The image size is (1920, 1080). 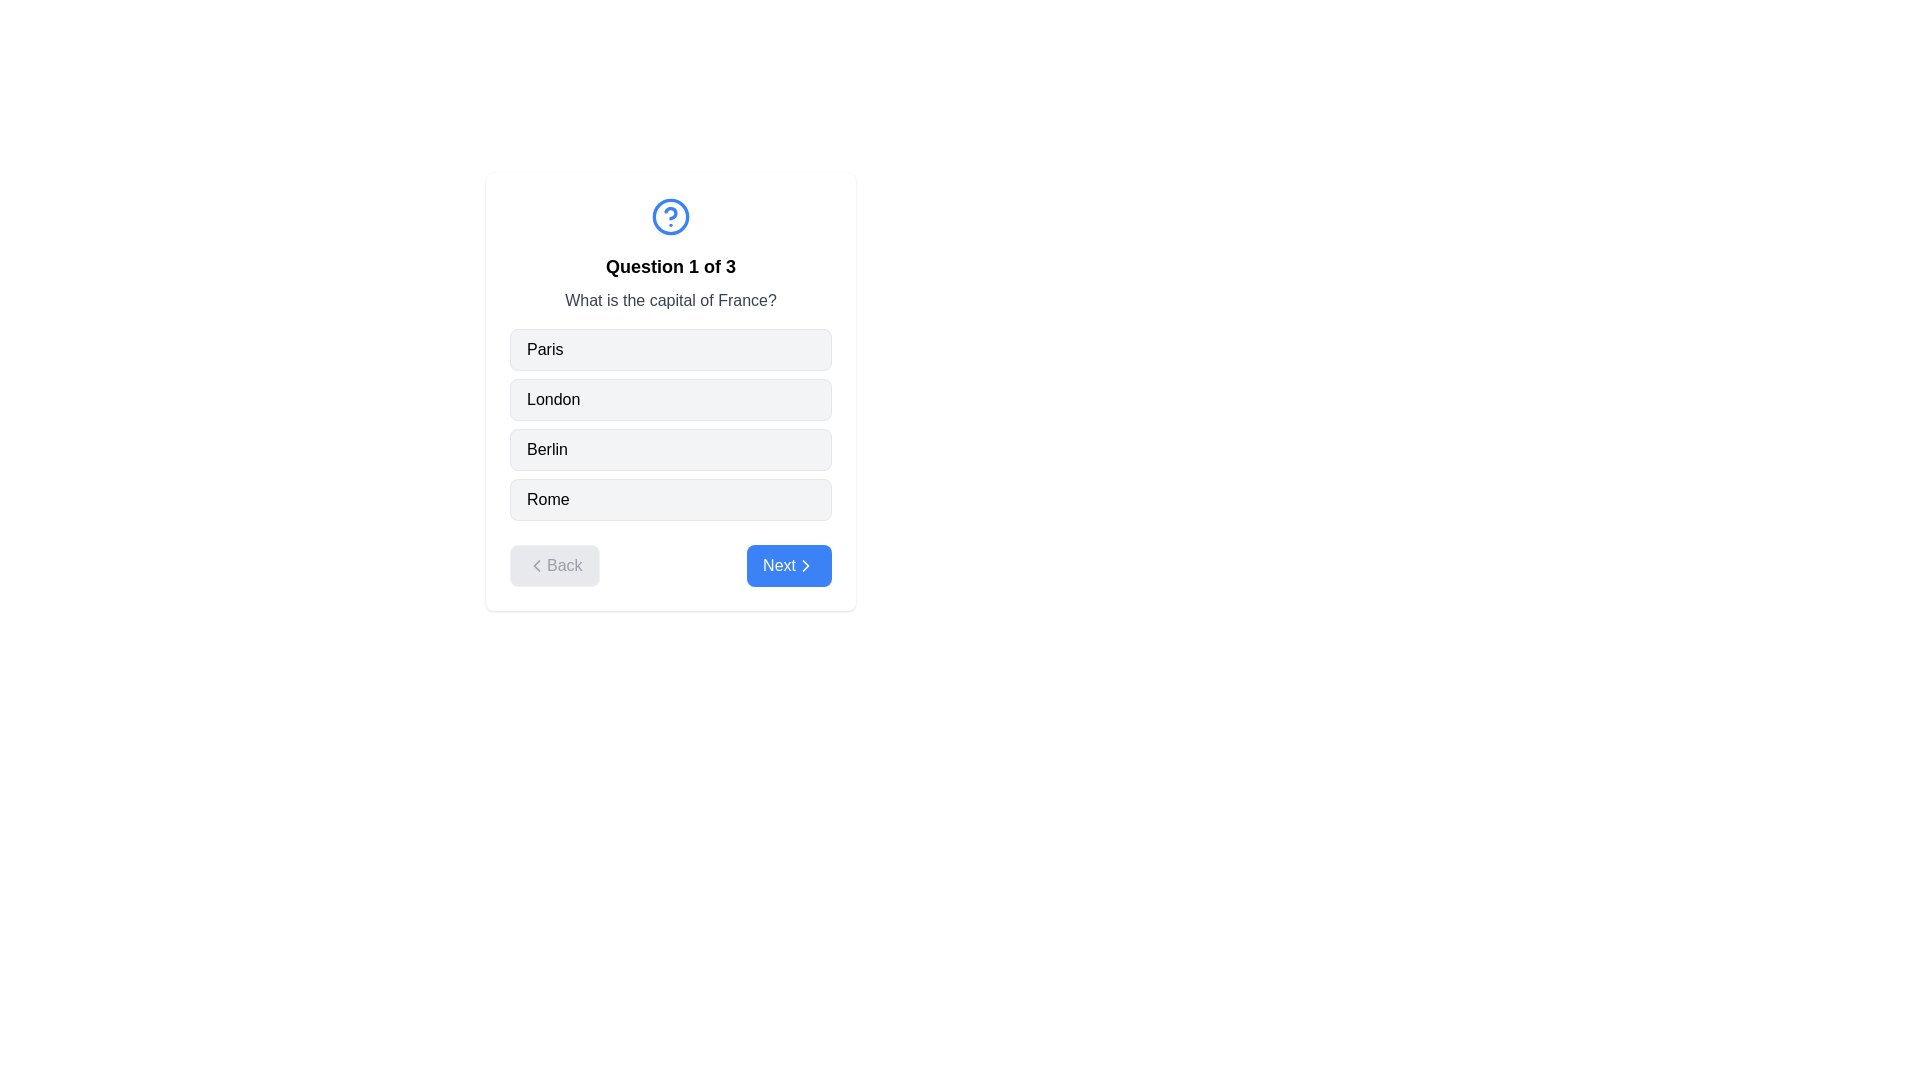 What do you see at coordinates (671, 400) in the screenshot?
I see `the 'London' button, which is a rectangular button with rounded corners, located in a vertically stacked list of buttons, positioned below the 'Paris' button` at bounding box center [671, 400].